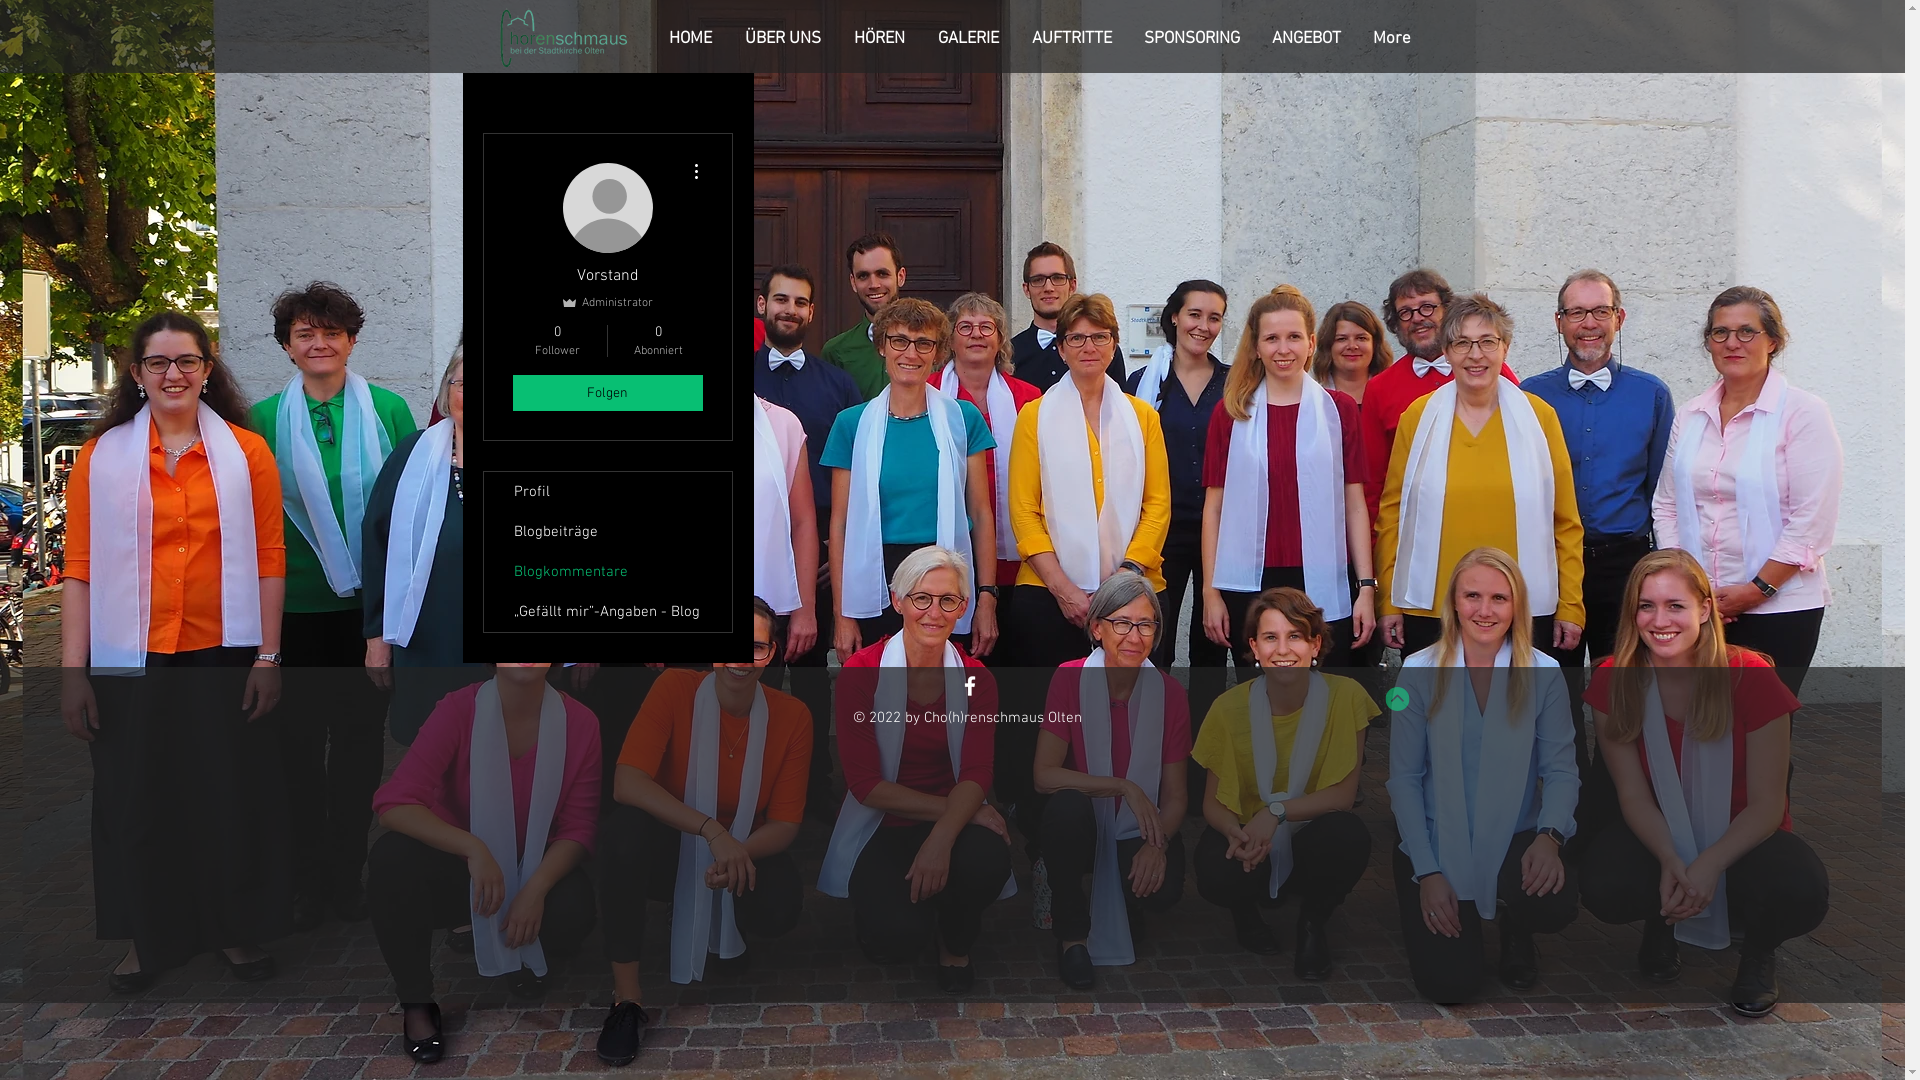 This screenshot has height=1080, width=1920. Describe the element at coordinates (1310, 38) in the screenshot. I see `'ANGEBOT'` at that location.